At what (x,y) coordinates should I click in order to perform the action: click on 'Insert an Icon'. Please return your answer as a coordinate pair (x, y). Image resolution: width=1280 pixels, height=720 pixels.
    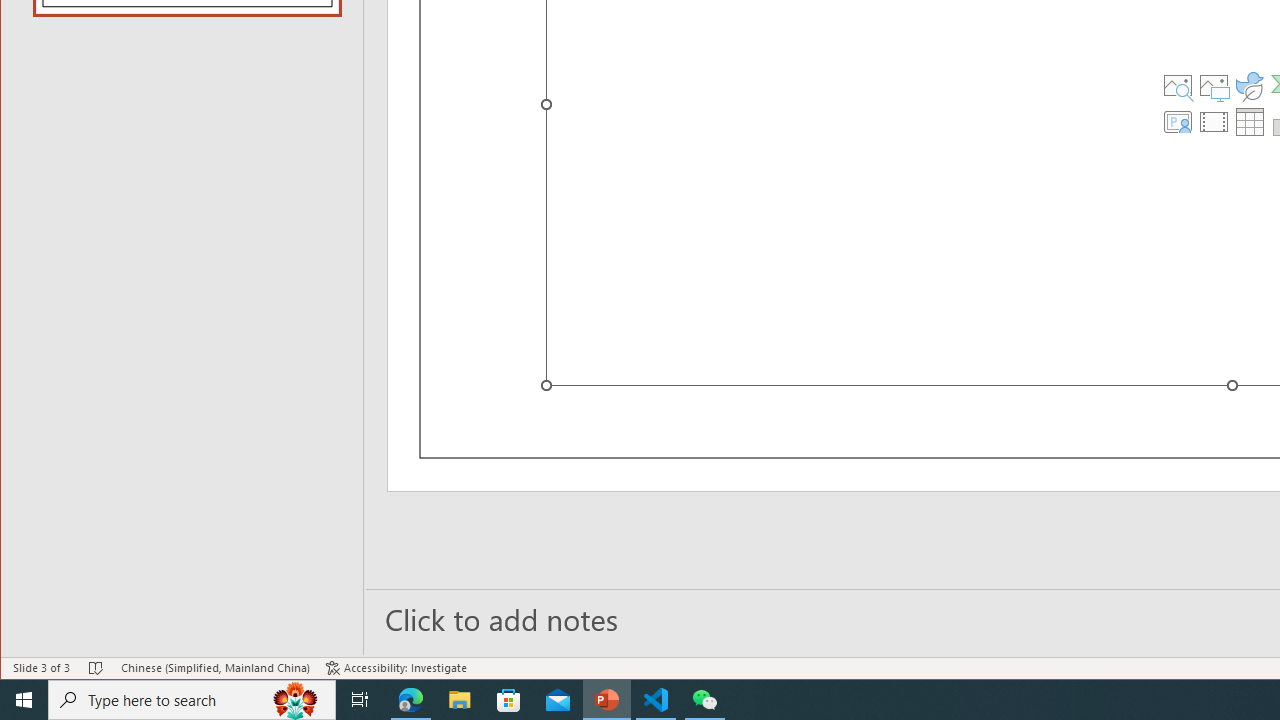
    Looking at the image, I should click on (1248, 85).